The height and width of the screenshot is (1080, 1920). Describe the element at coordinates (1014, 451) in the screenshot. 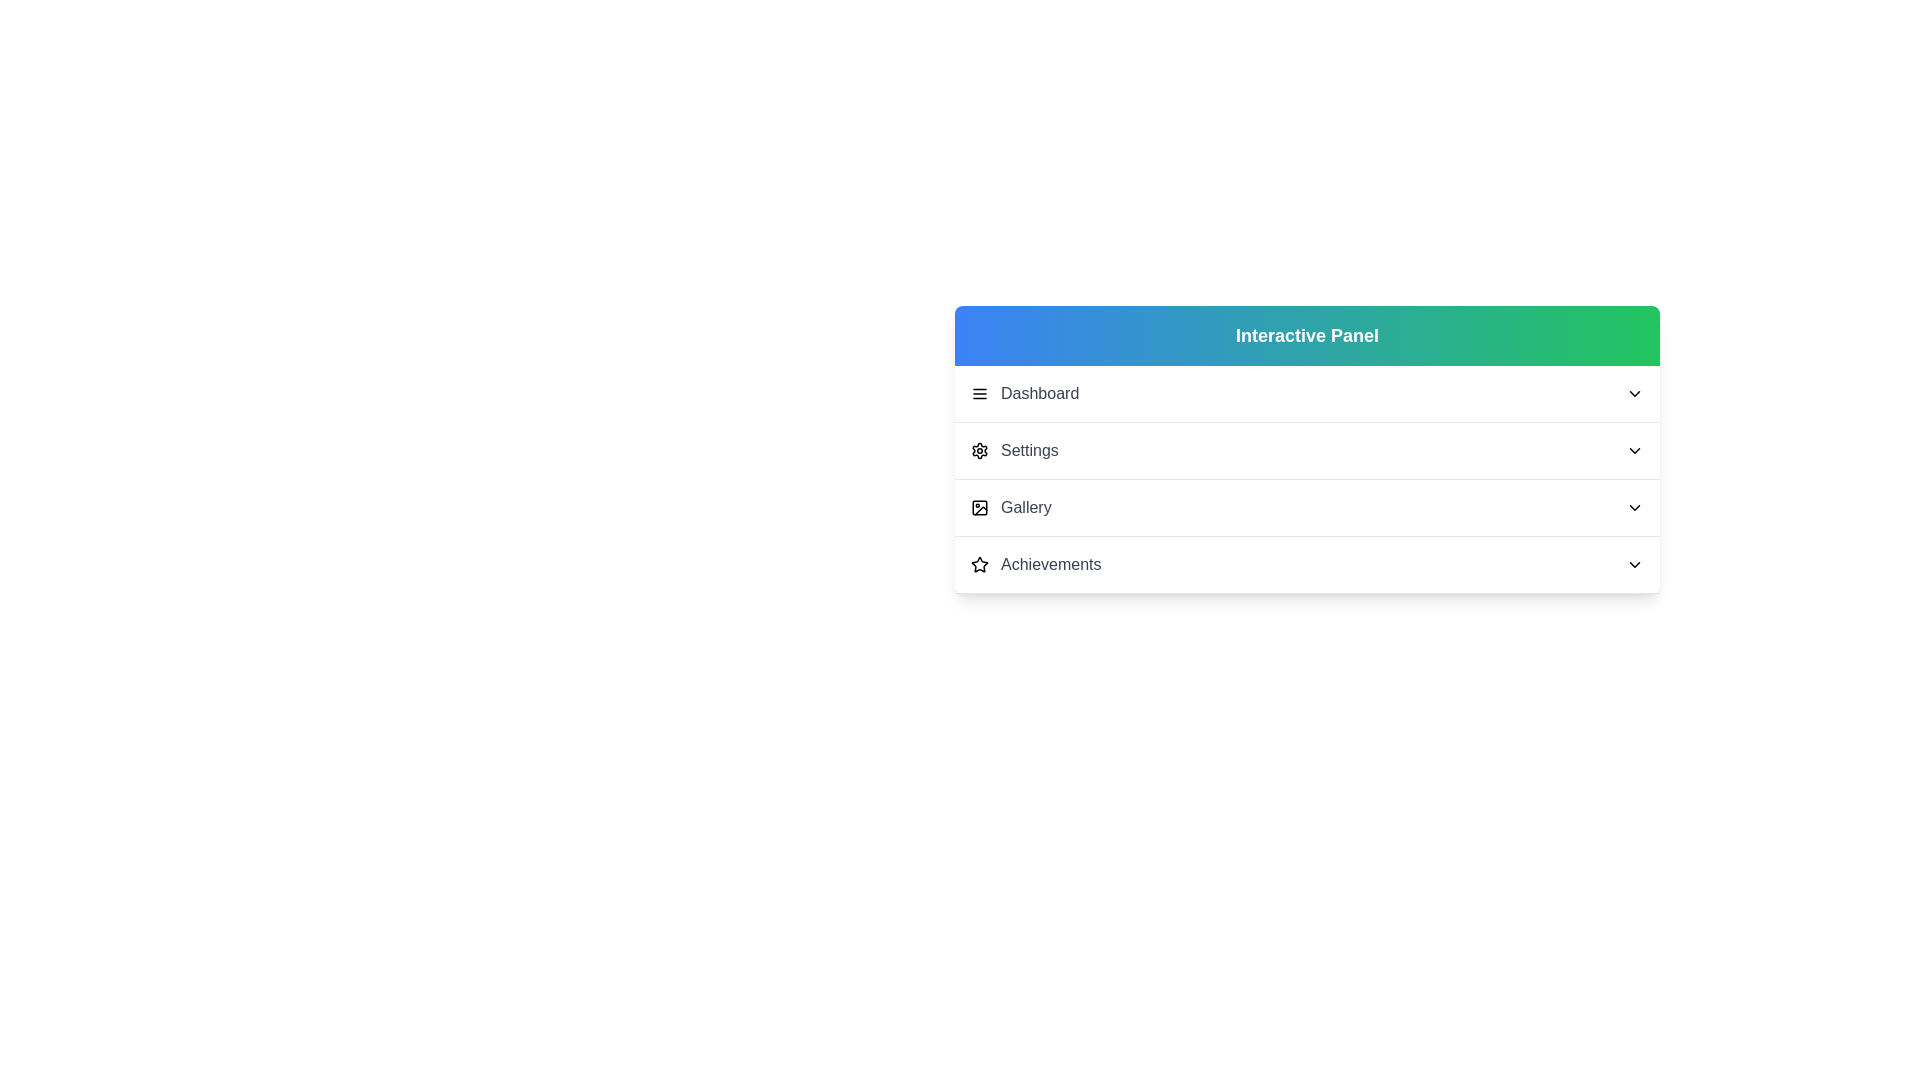

I see `the 'Settings' menu item, which is the second item in a vertical list` at that location.